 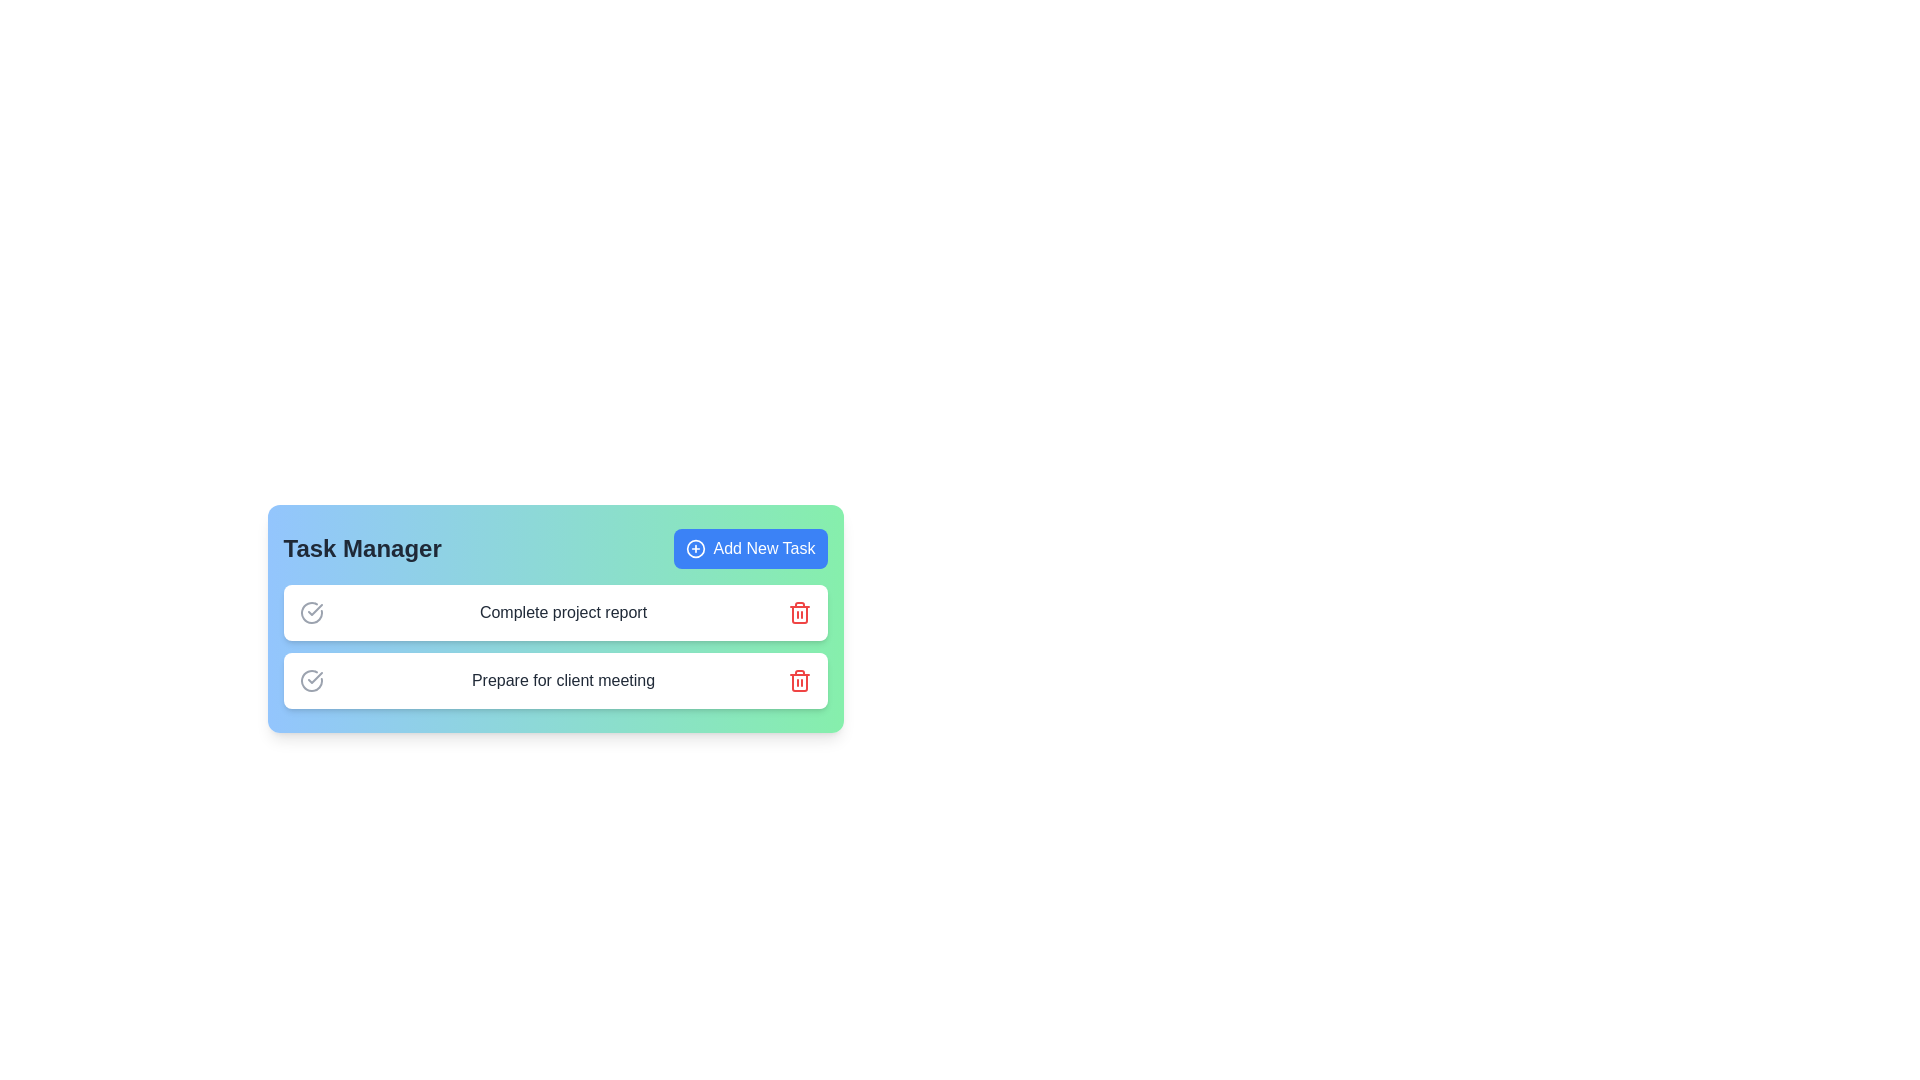 What do you see at coordinates (310, 680) in the screenshot?
I see `the circular checkmark icon located in the Task Manager section, positioned to the left of the text 'Prepare for client meeting'` at bounding box center [310, 680].